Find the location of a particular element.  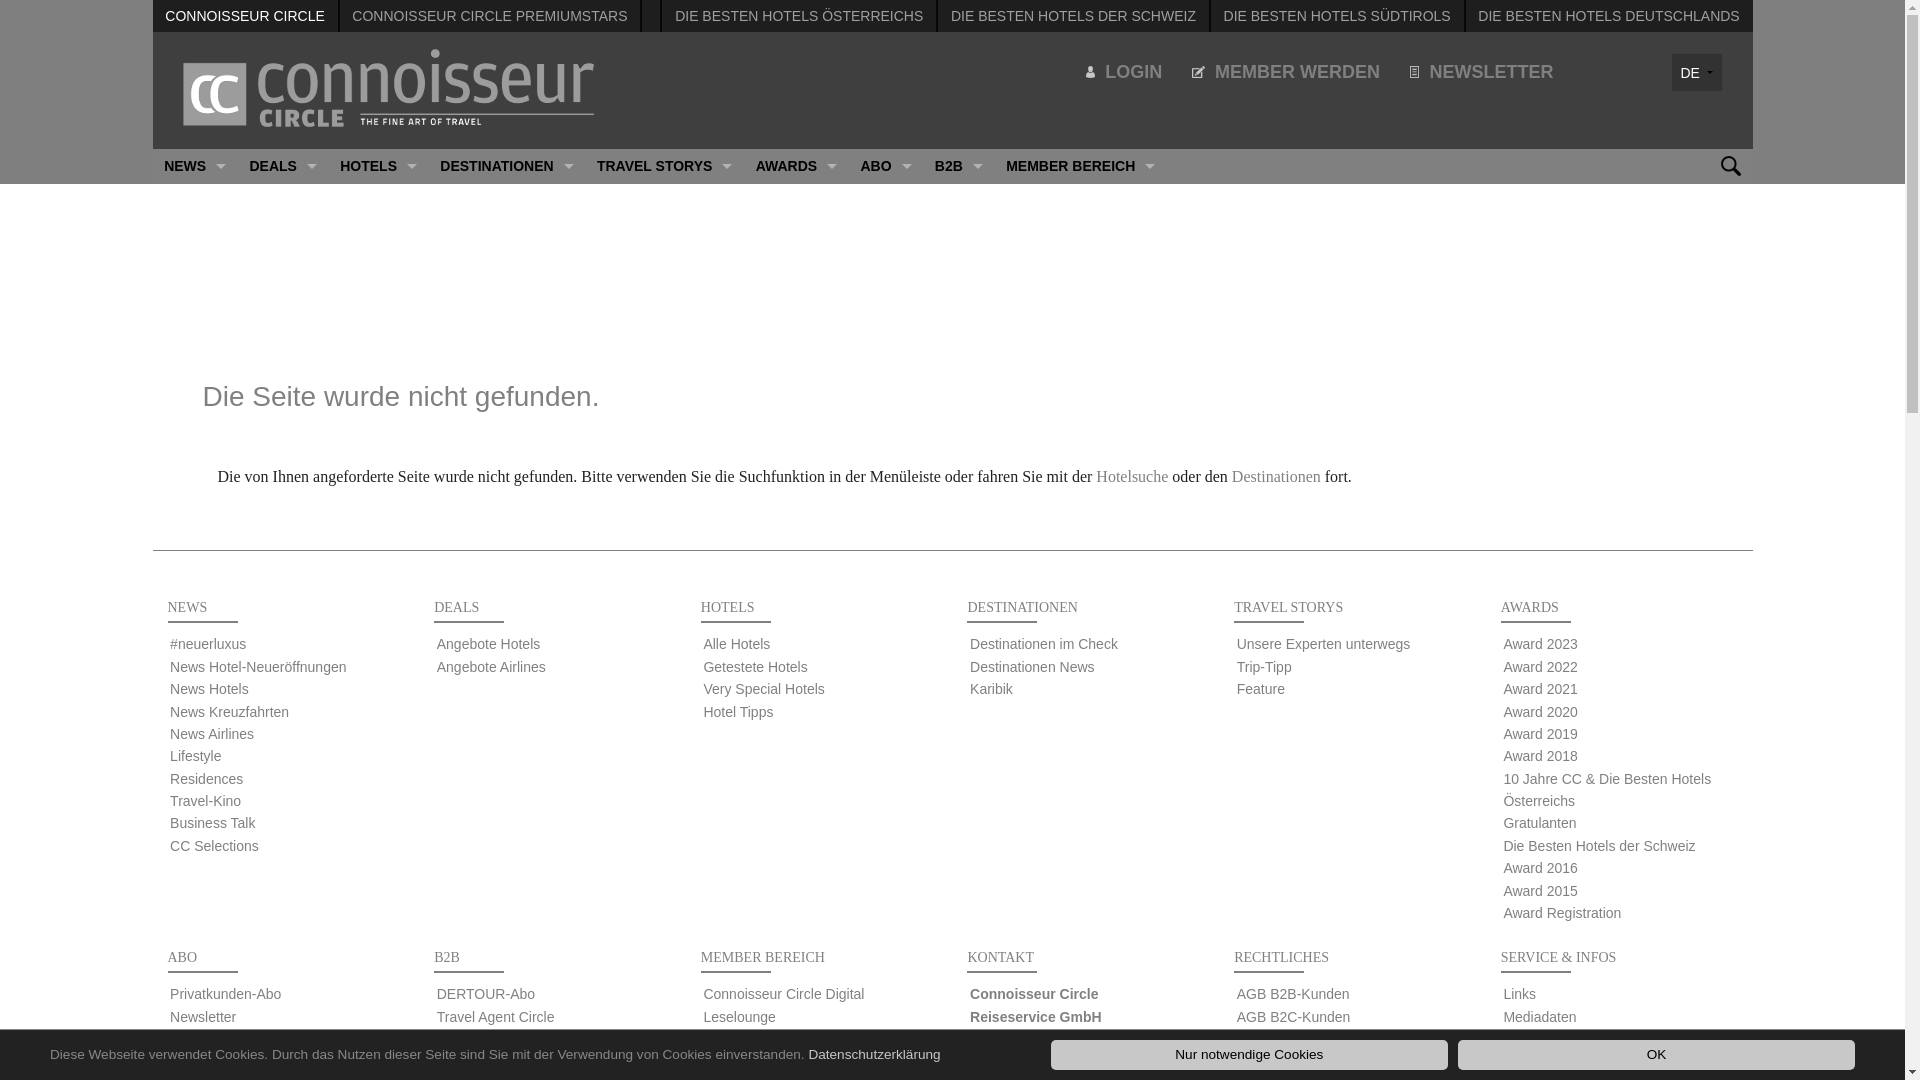

'News Airlines' is located at coordinates (211, 733).